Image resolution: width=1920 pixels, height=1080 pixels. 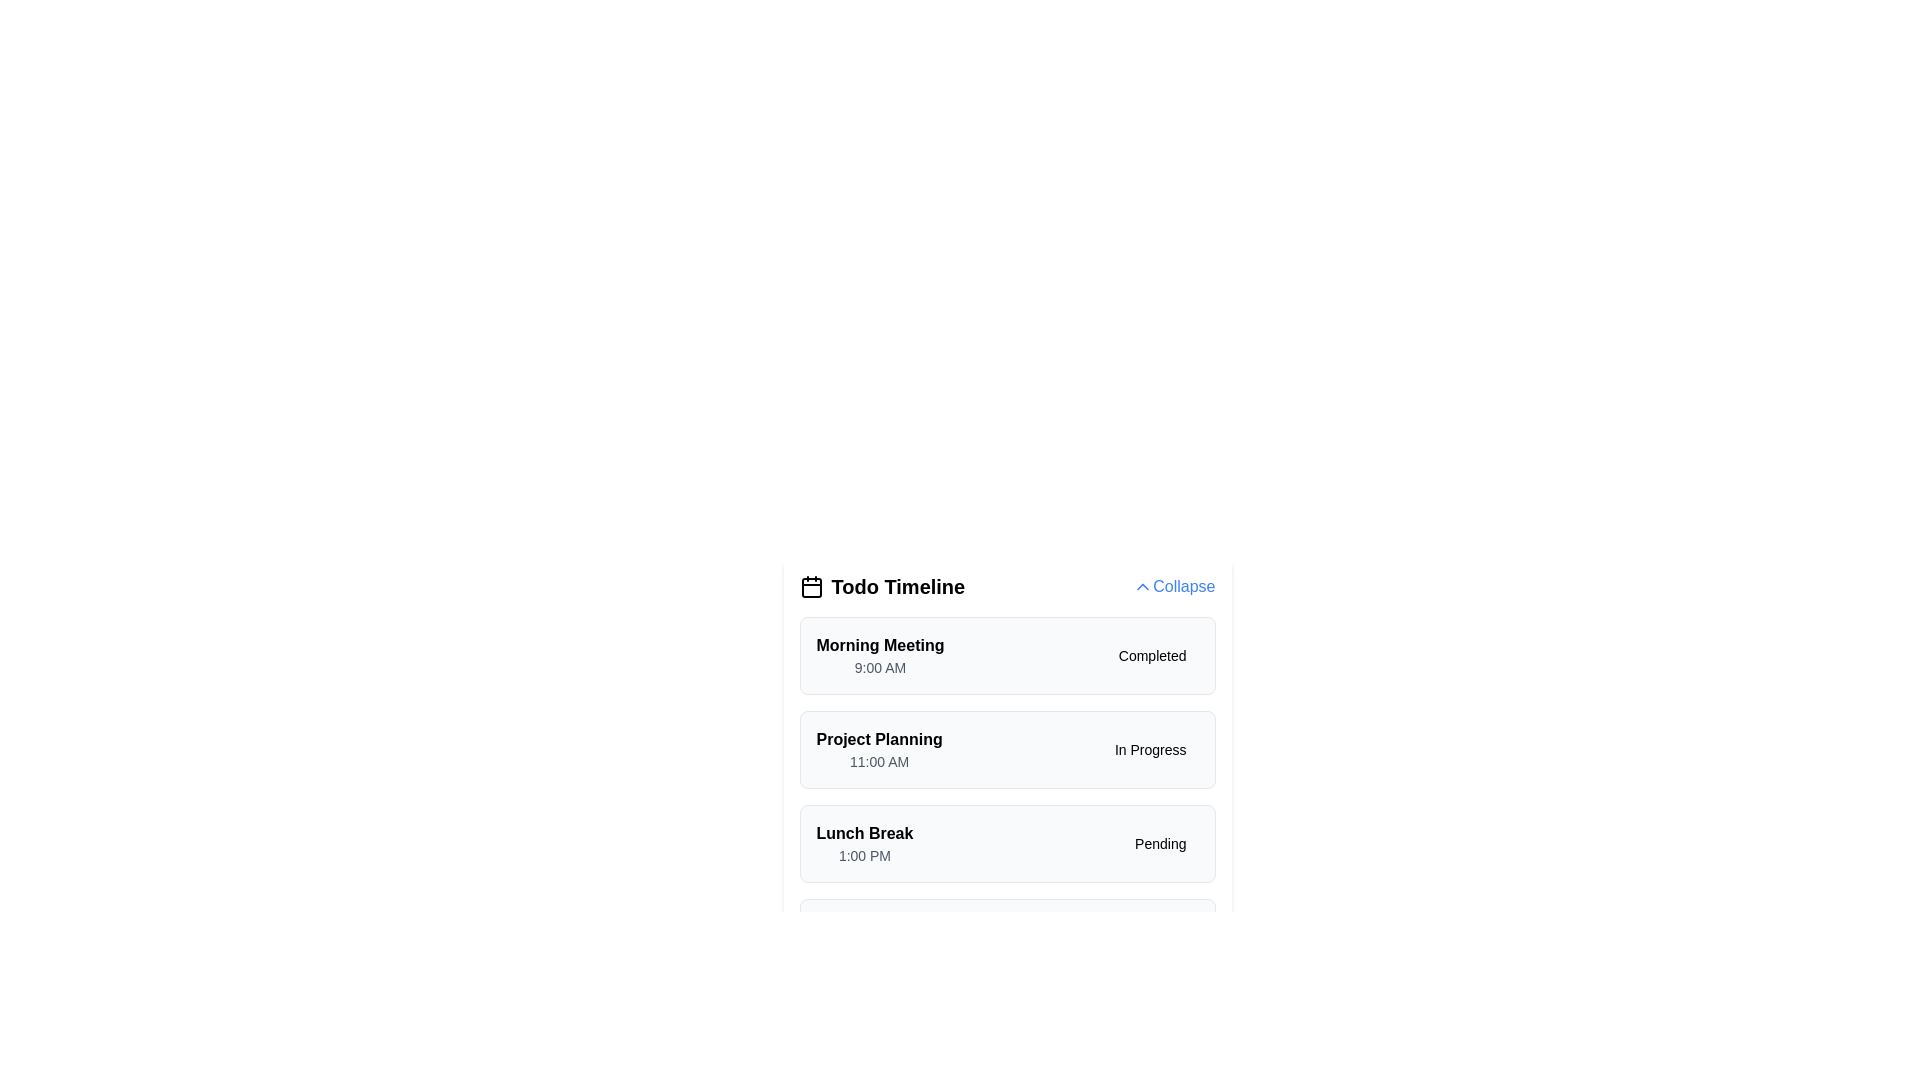 What do you see at coordinates (811, 585) in the screenshot?
I see `the calendar icon, which is an outline drawing with rounded corners, located to the left of the 'Todo Timeline' label in the header section` at bounding box center [811, 585].